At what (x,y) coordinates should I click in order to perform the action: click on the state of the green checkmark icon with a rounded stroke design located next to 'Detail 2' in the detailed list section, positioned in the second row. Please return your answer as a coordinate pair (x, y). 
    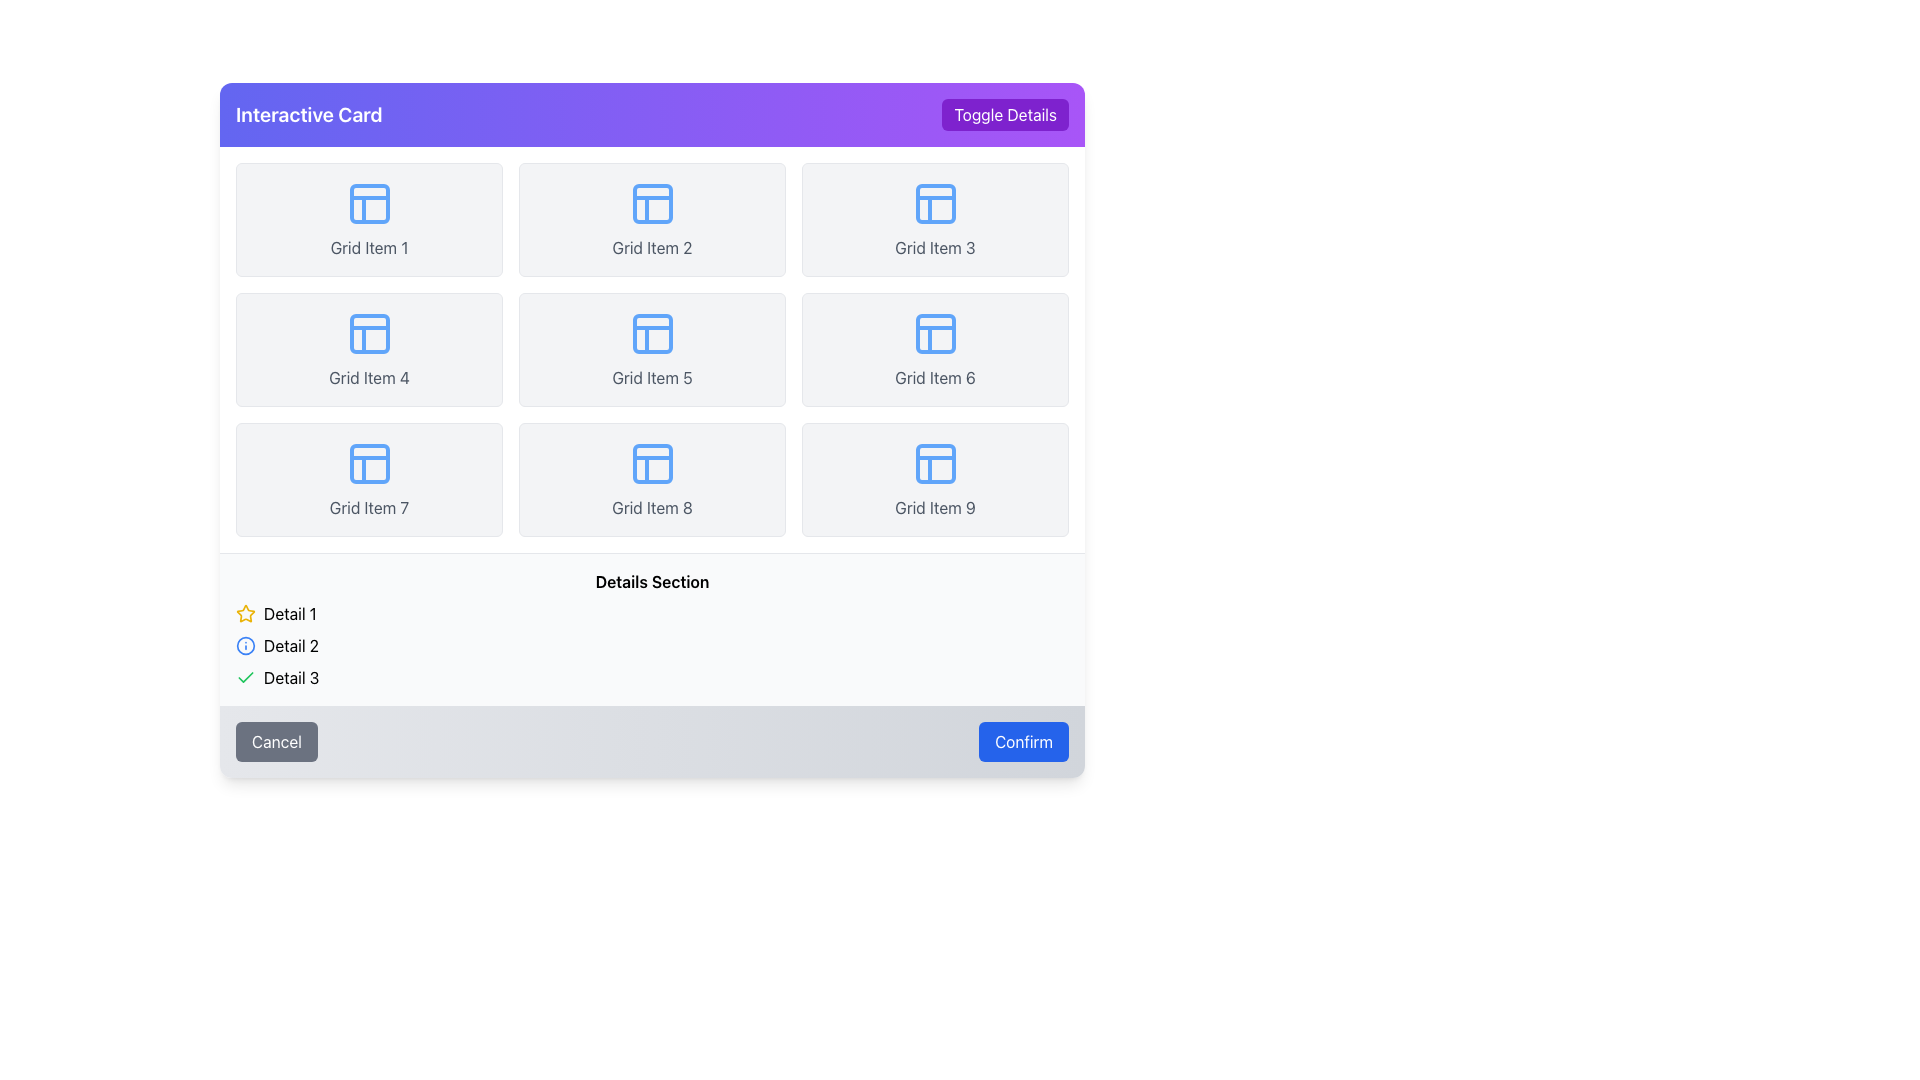
    Looking at the image, I should click on (244, 676).